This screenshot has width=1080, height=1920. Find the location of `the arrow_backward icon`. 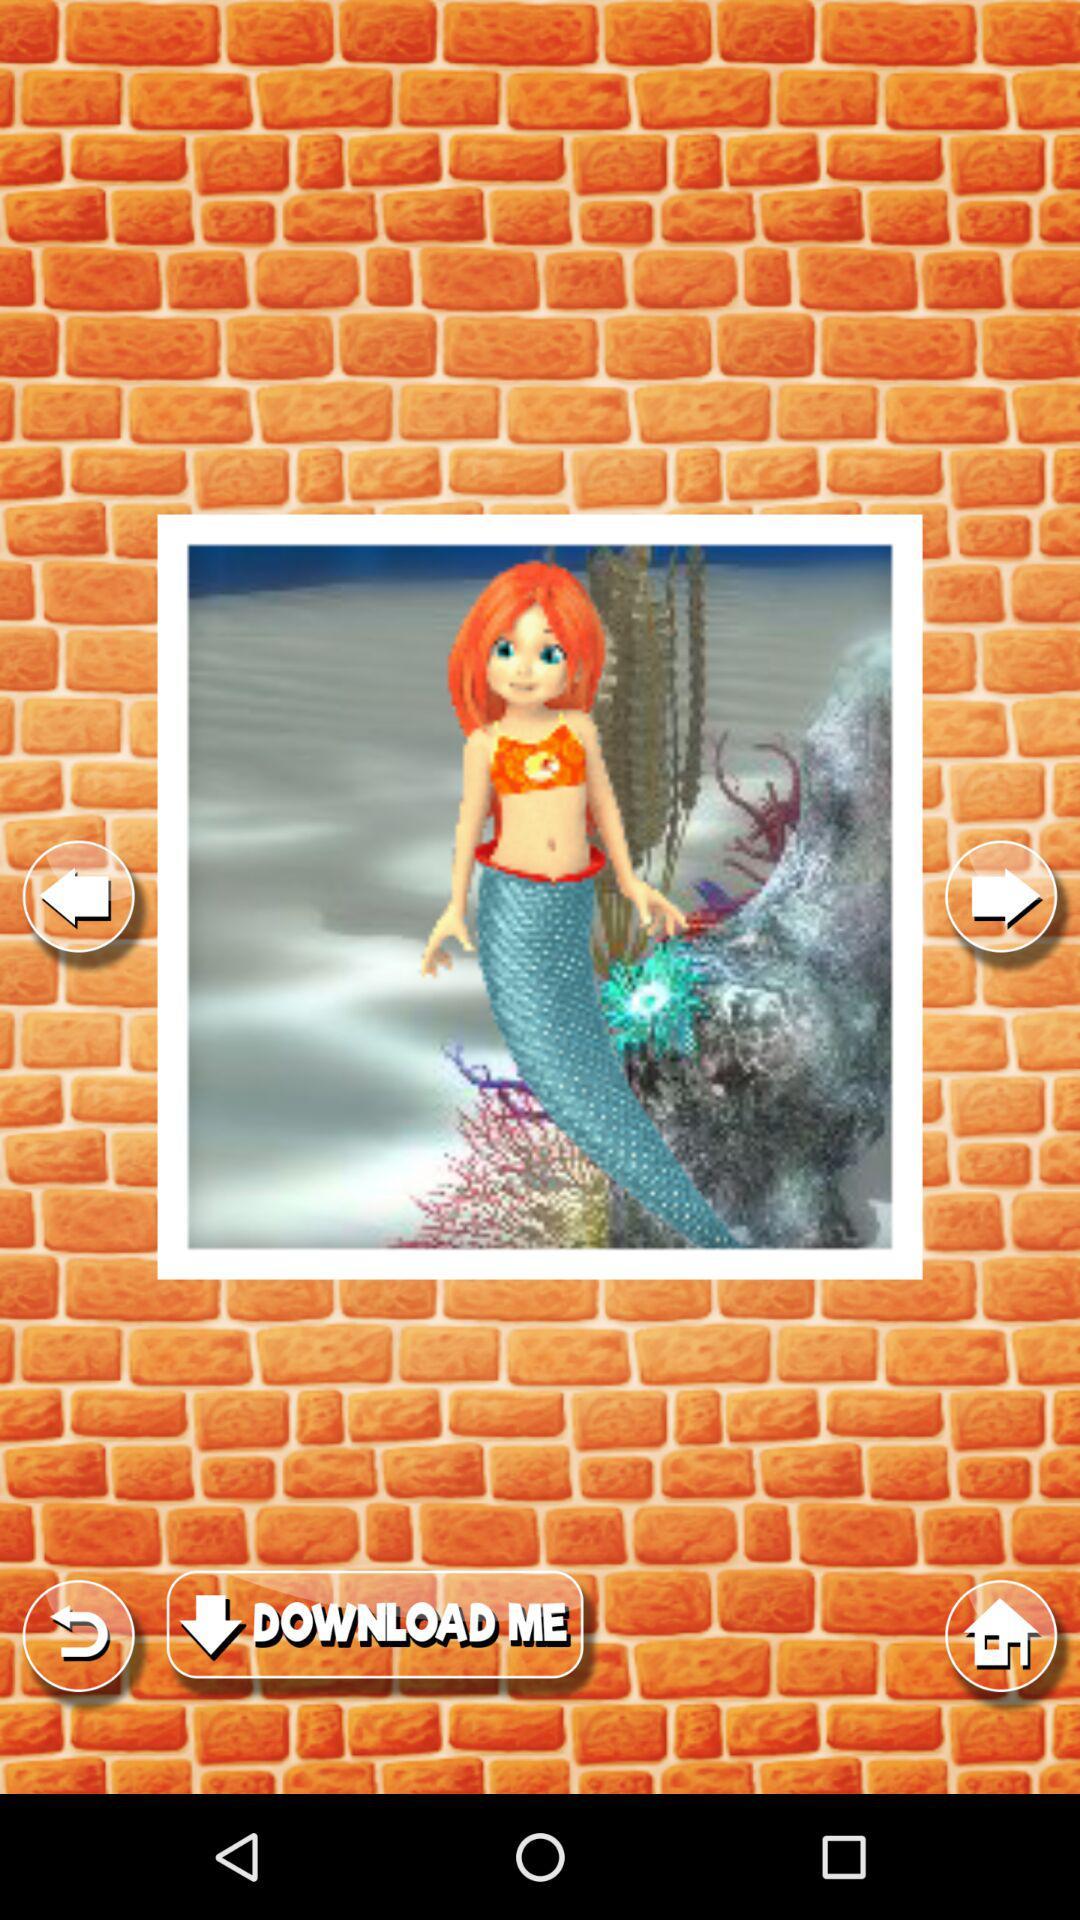

the arrow_backward icon is located at coordinates (77, 960).